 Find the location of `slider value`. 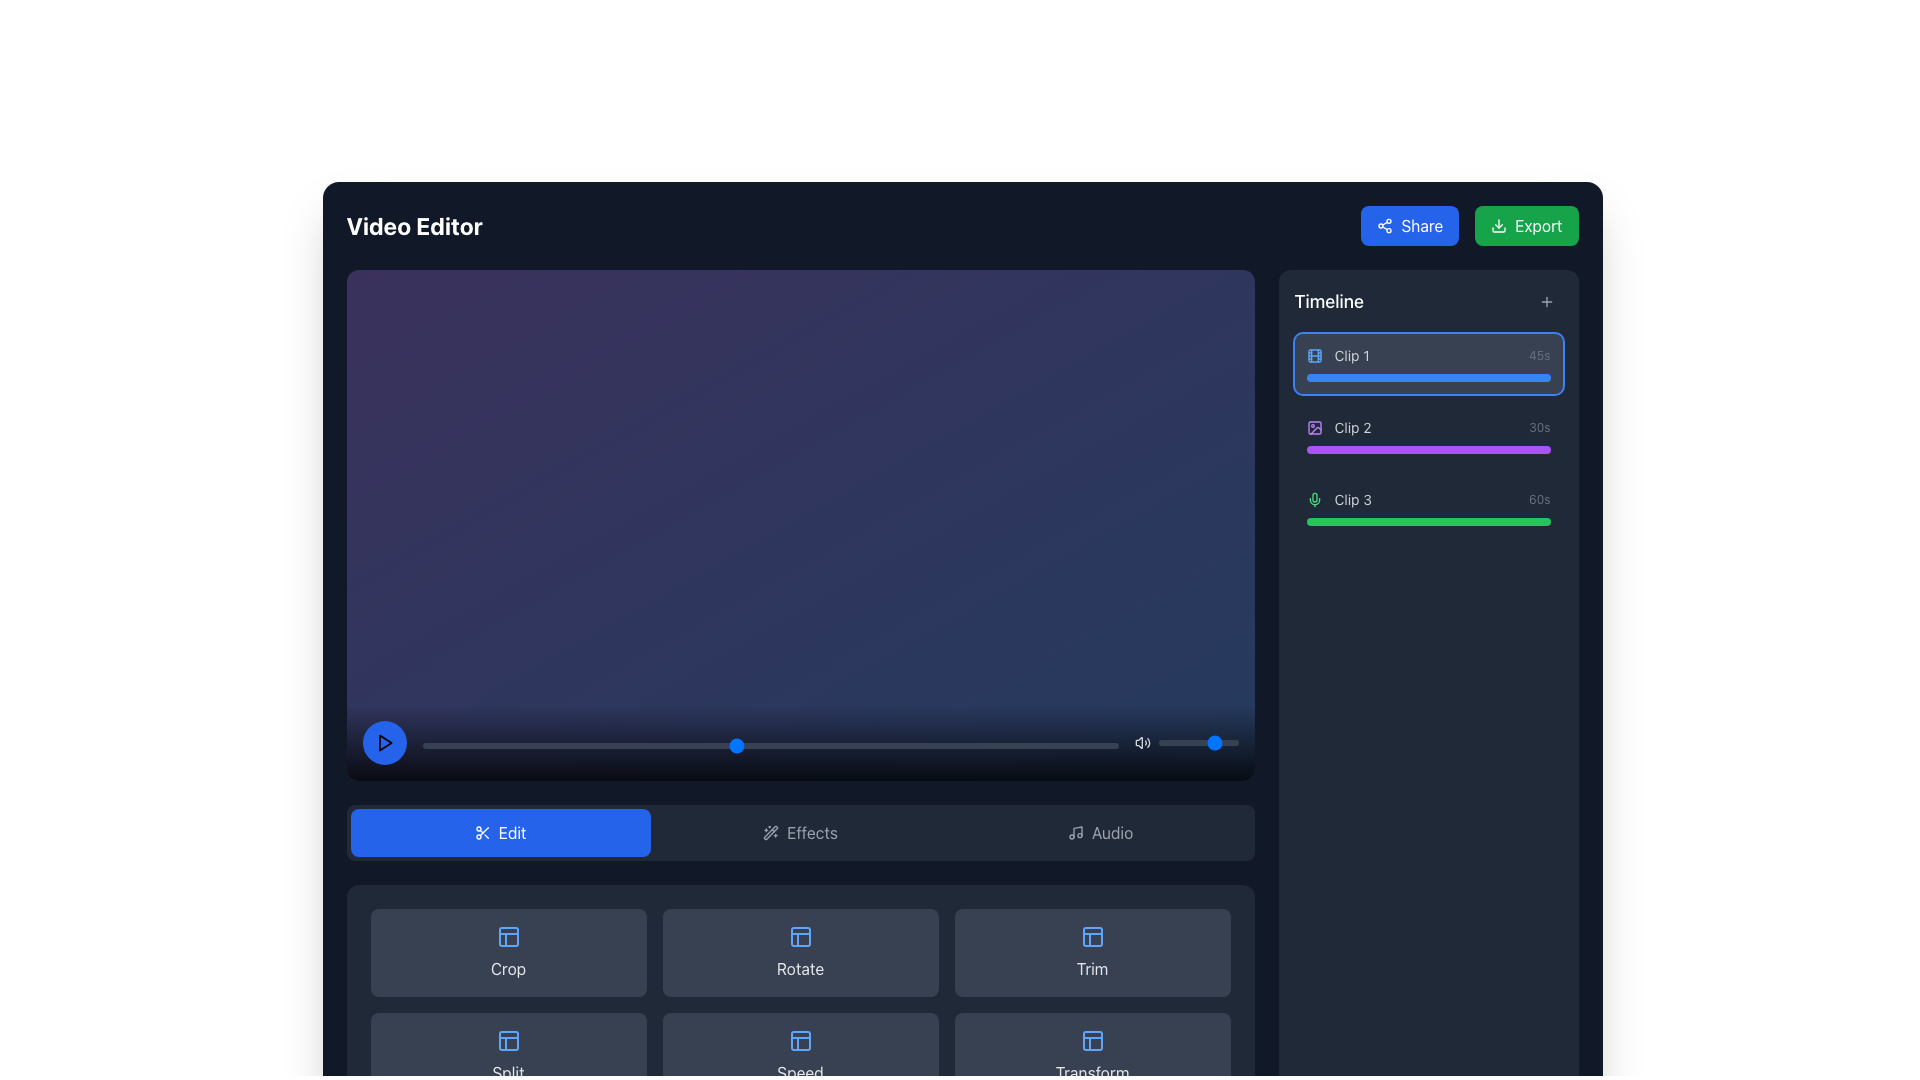

slider value is located at coordinates (1014, 744).